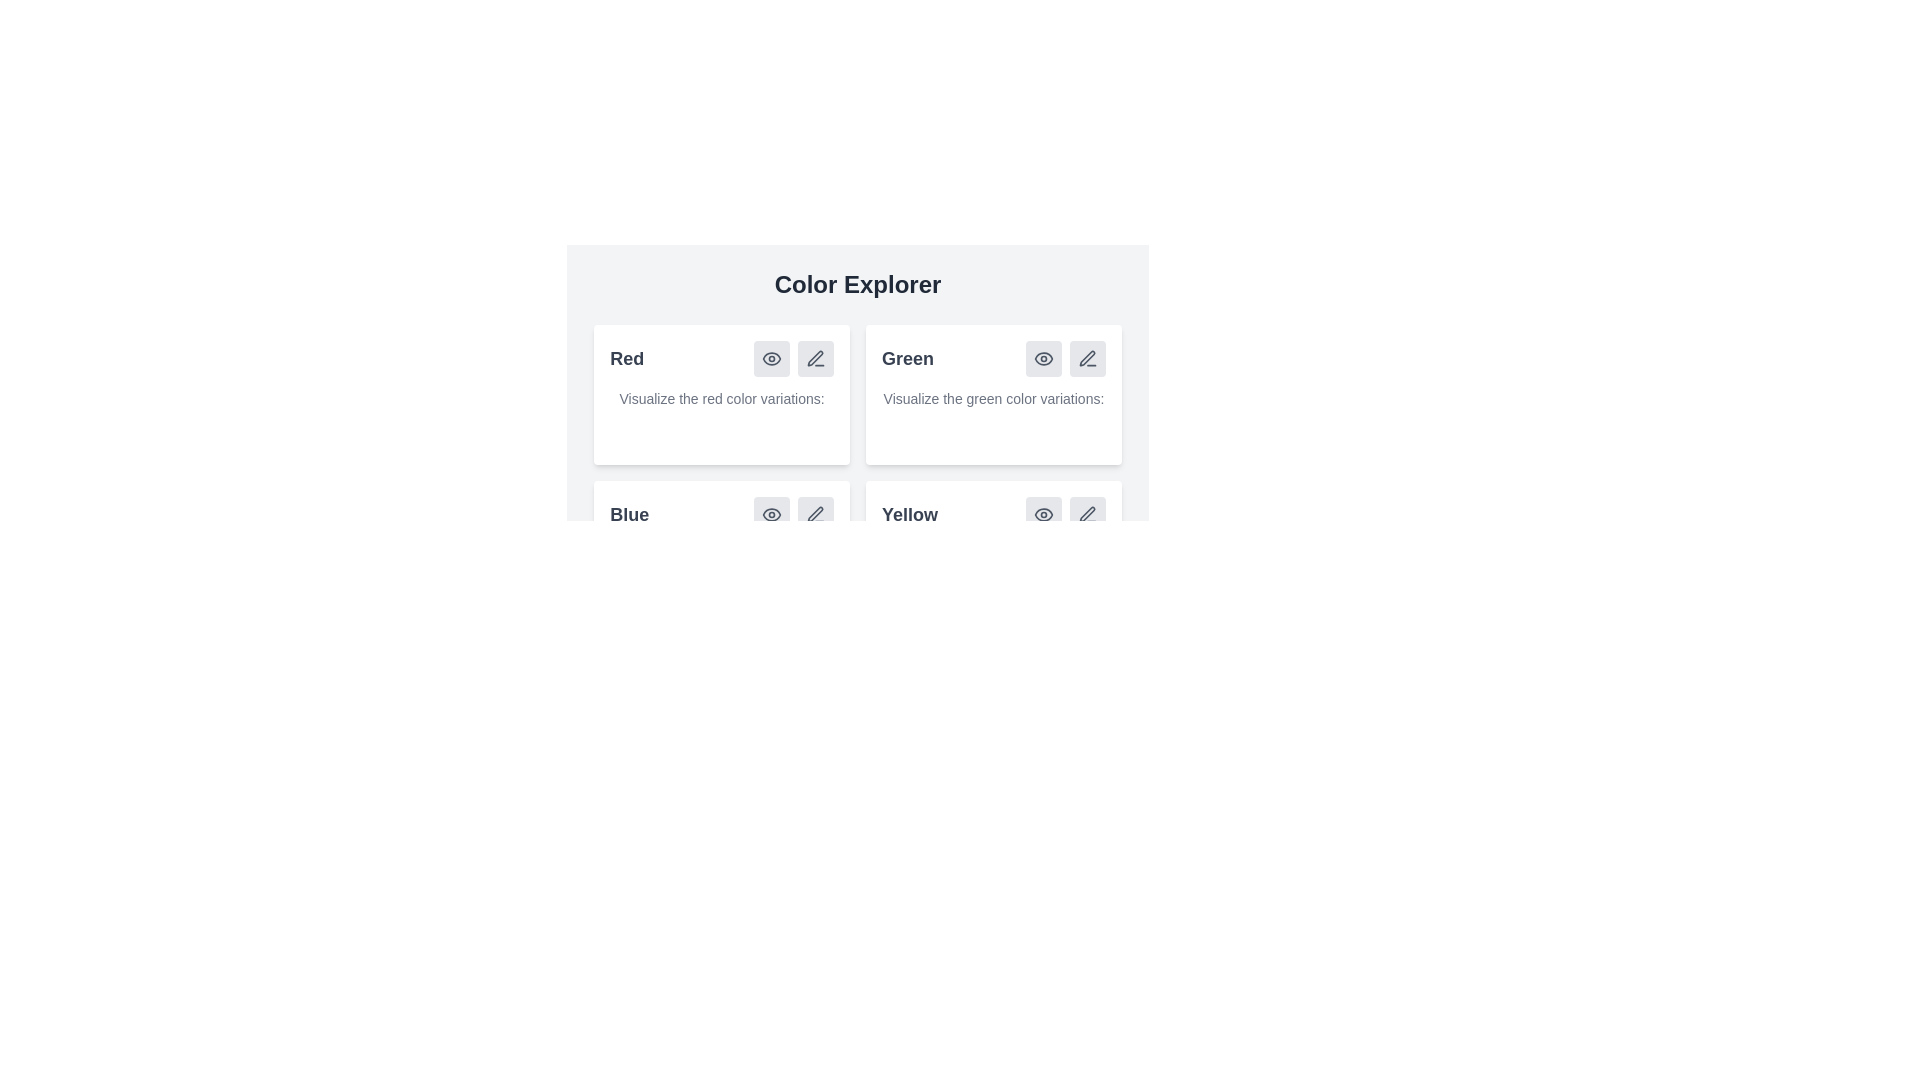 The width and height of the screenshot is (1920, 1080). What do you see at coordinates (771, 514) in the screenshot?
I see `the eye icon located in the 'Blue' color section of the 'Color Explorer' interface` at bounding box center [771, 514].